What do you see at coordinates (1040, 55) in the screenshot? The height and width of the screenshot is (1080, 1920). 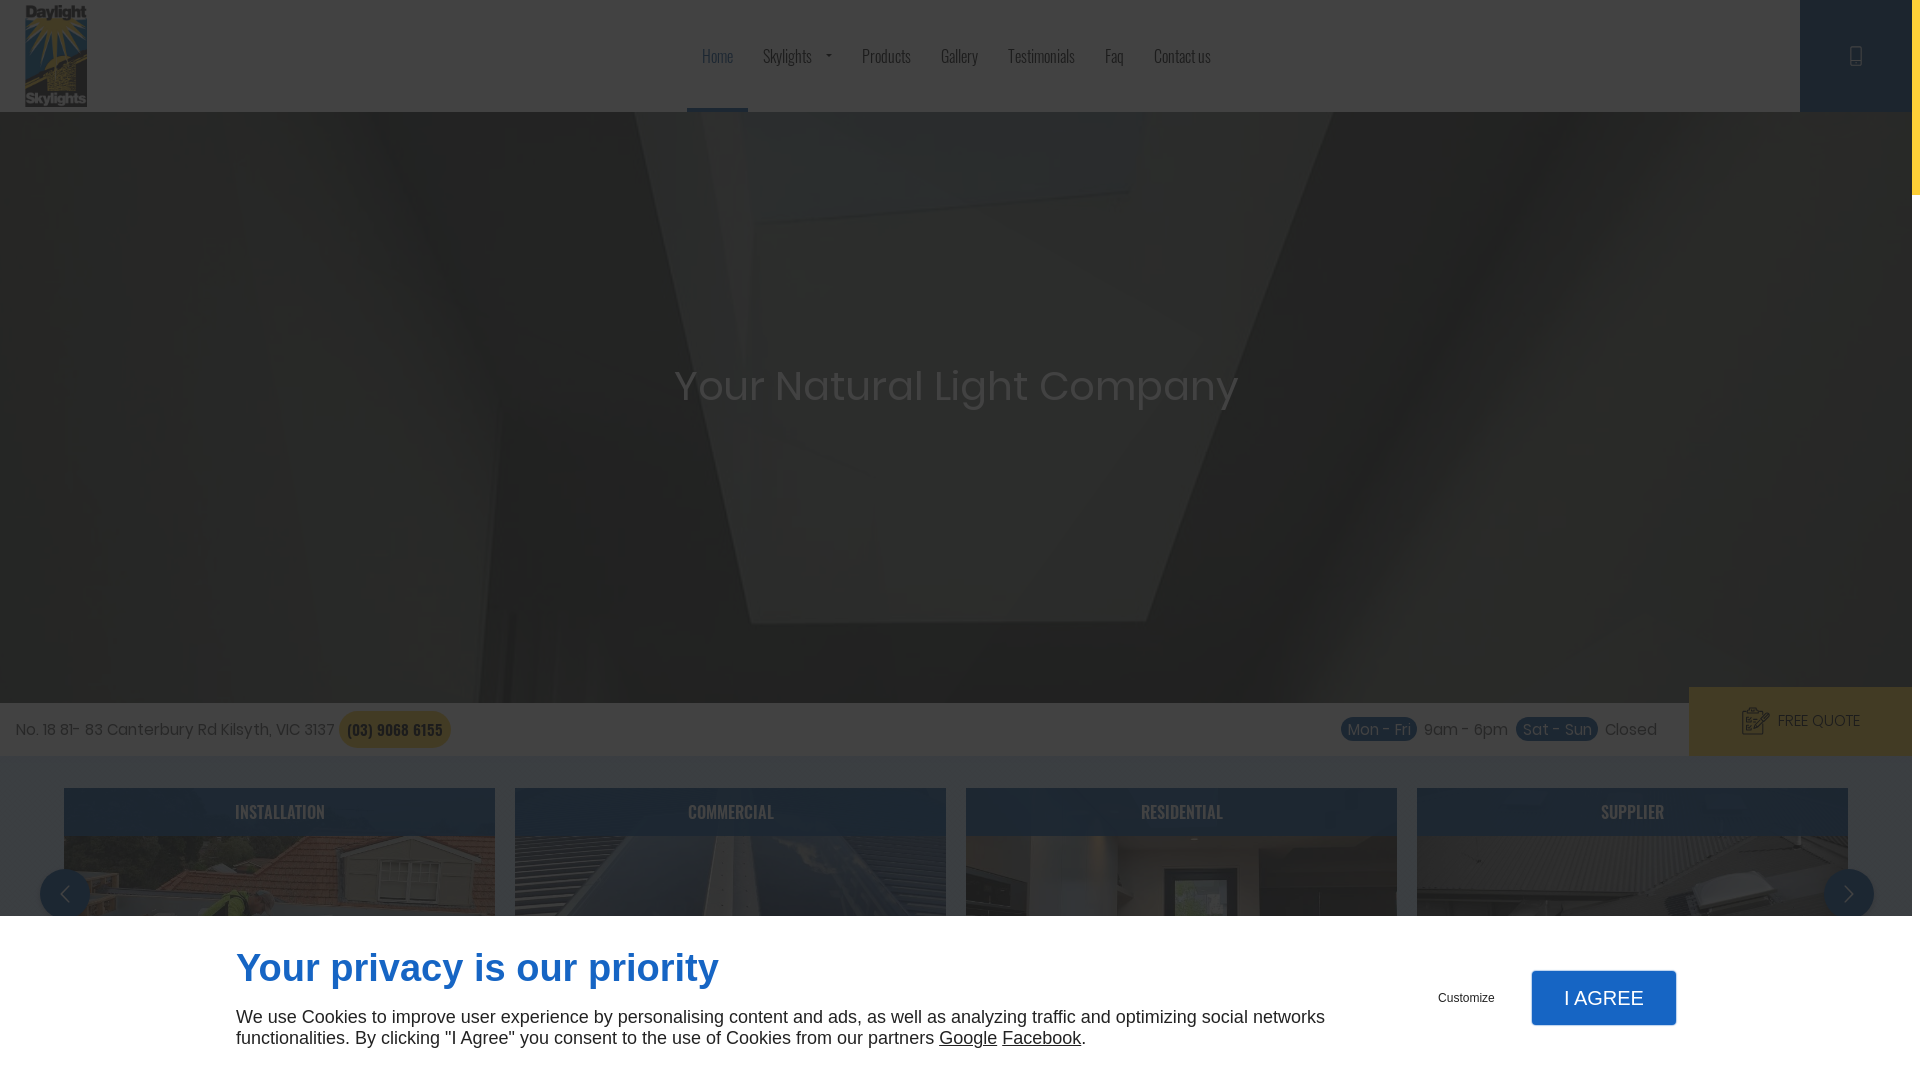 I see `'Testimonials'` at bounding box center [1040, 55].